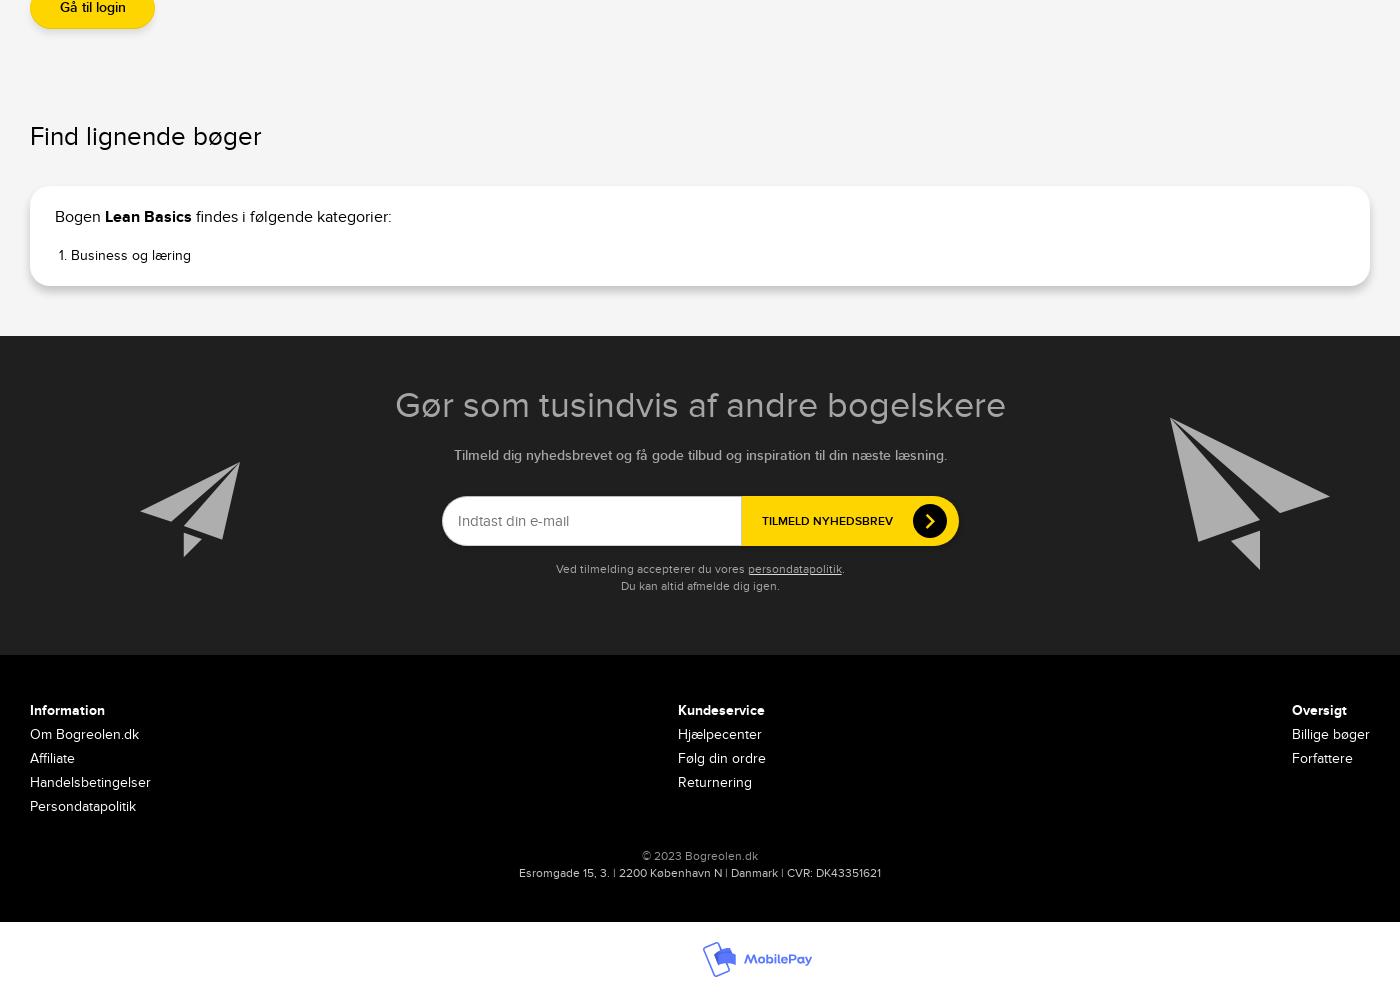 The image size is (1400, 997). What do you see at coordinates (79, 217) in the screenshot?
I see `'Bogen'` at bounding box center [79, 217].